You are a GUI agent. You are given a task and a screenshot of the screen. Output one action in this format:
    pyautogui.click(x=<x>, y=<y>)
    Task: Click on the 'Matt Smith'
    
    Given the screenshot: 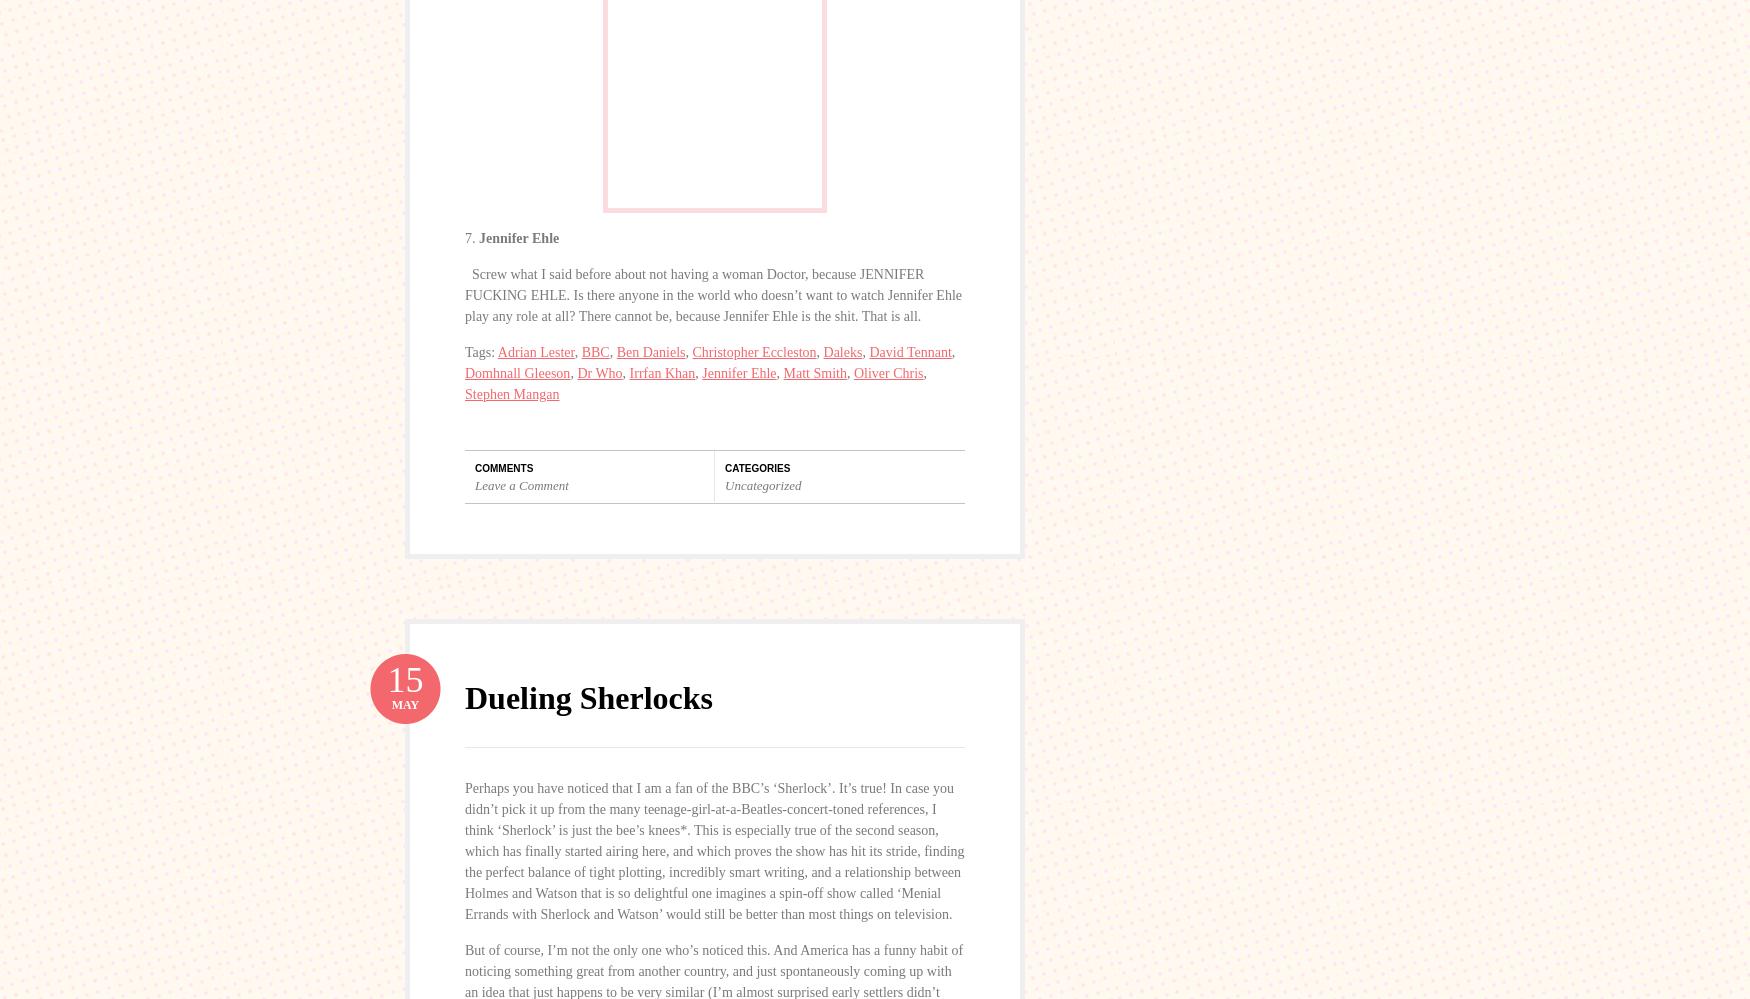 What is the action you would take?
    pyautogui.click(x=814, y=372)
    